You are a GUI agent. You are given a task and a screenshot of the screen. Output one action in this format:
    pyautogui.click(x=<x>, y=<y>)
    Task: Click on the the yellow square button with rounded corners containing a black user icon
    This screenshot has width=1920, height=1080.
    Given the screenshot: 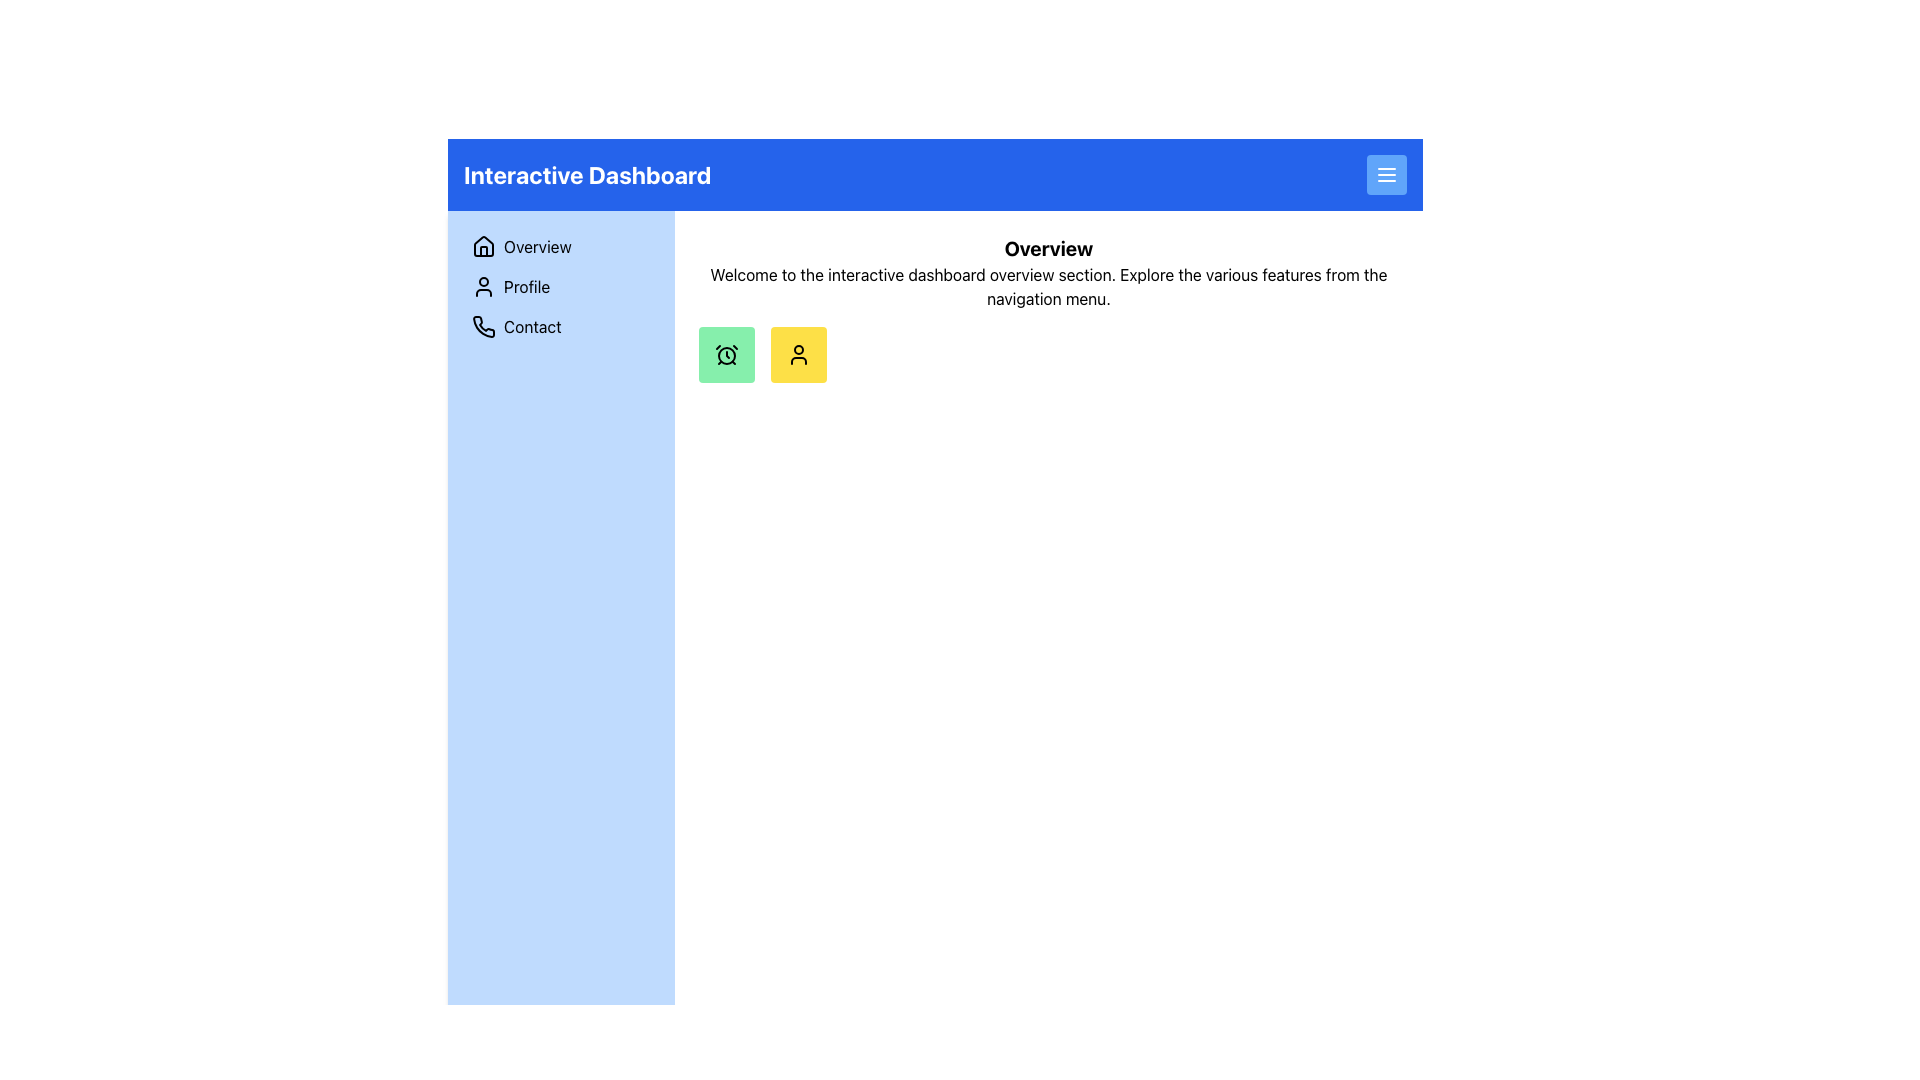 What is the action you would take?
    pyautogui.click(x=797, y=353)
    